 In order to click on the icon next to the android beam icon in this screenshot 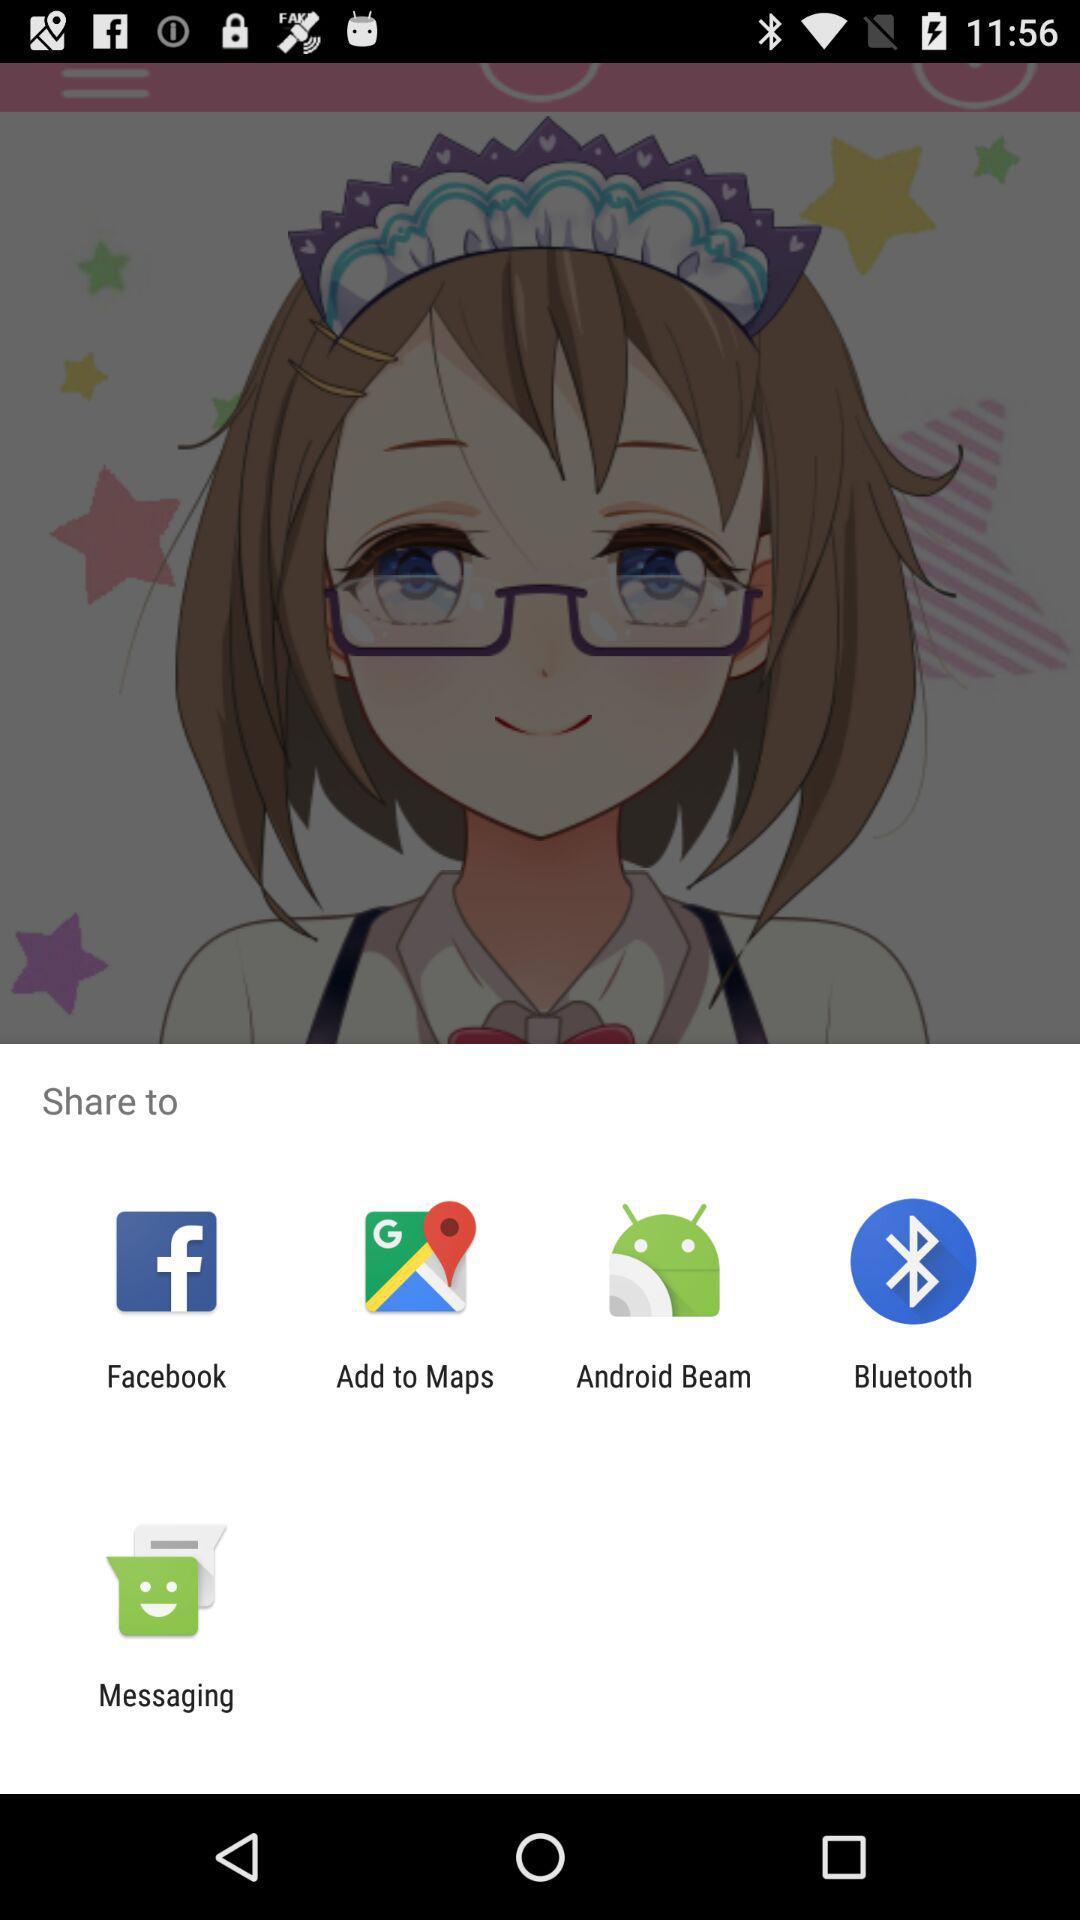, I will do `click(913, 1392)`.